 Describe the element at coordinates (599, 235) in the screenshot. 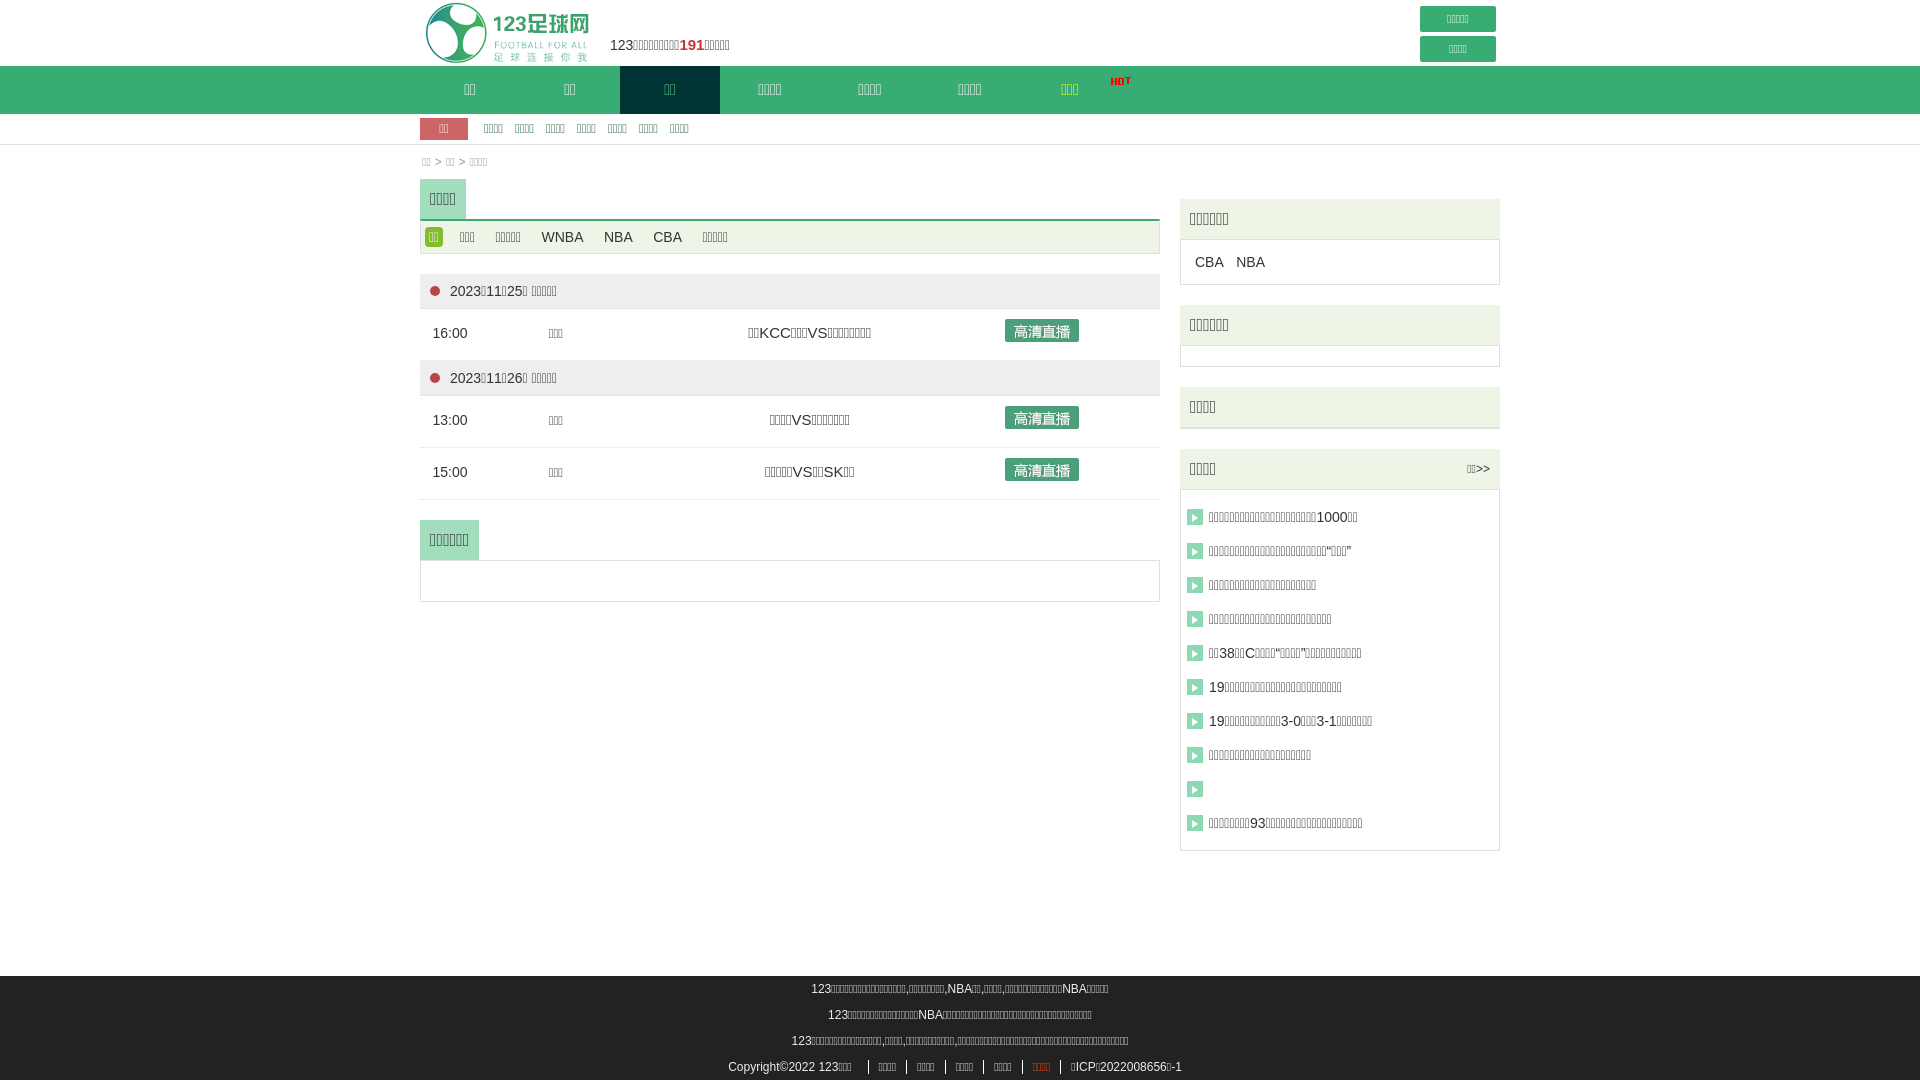

I see `'NBA'` at that location.